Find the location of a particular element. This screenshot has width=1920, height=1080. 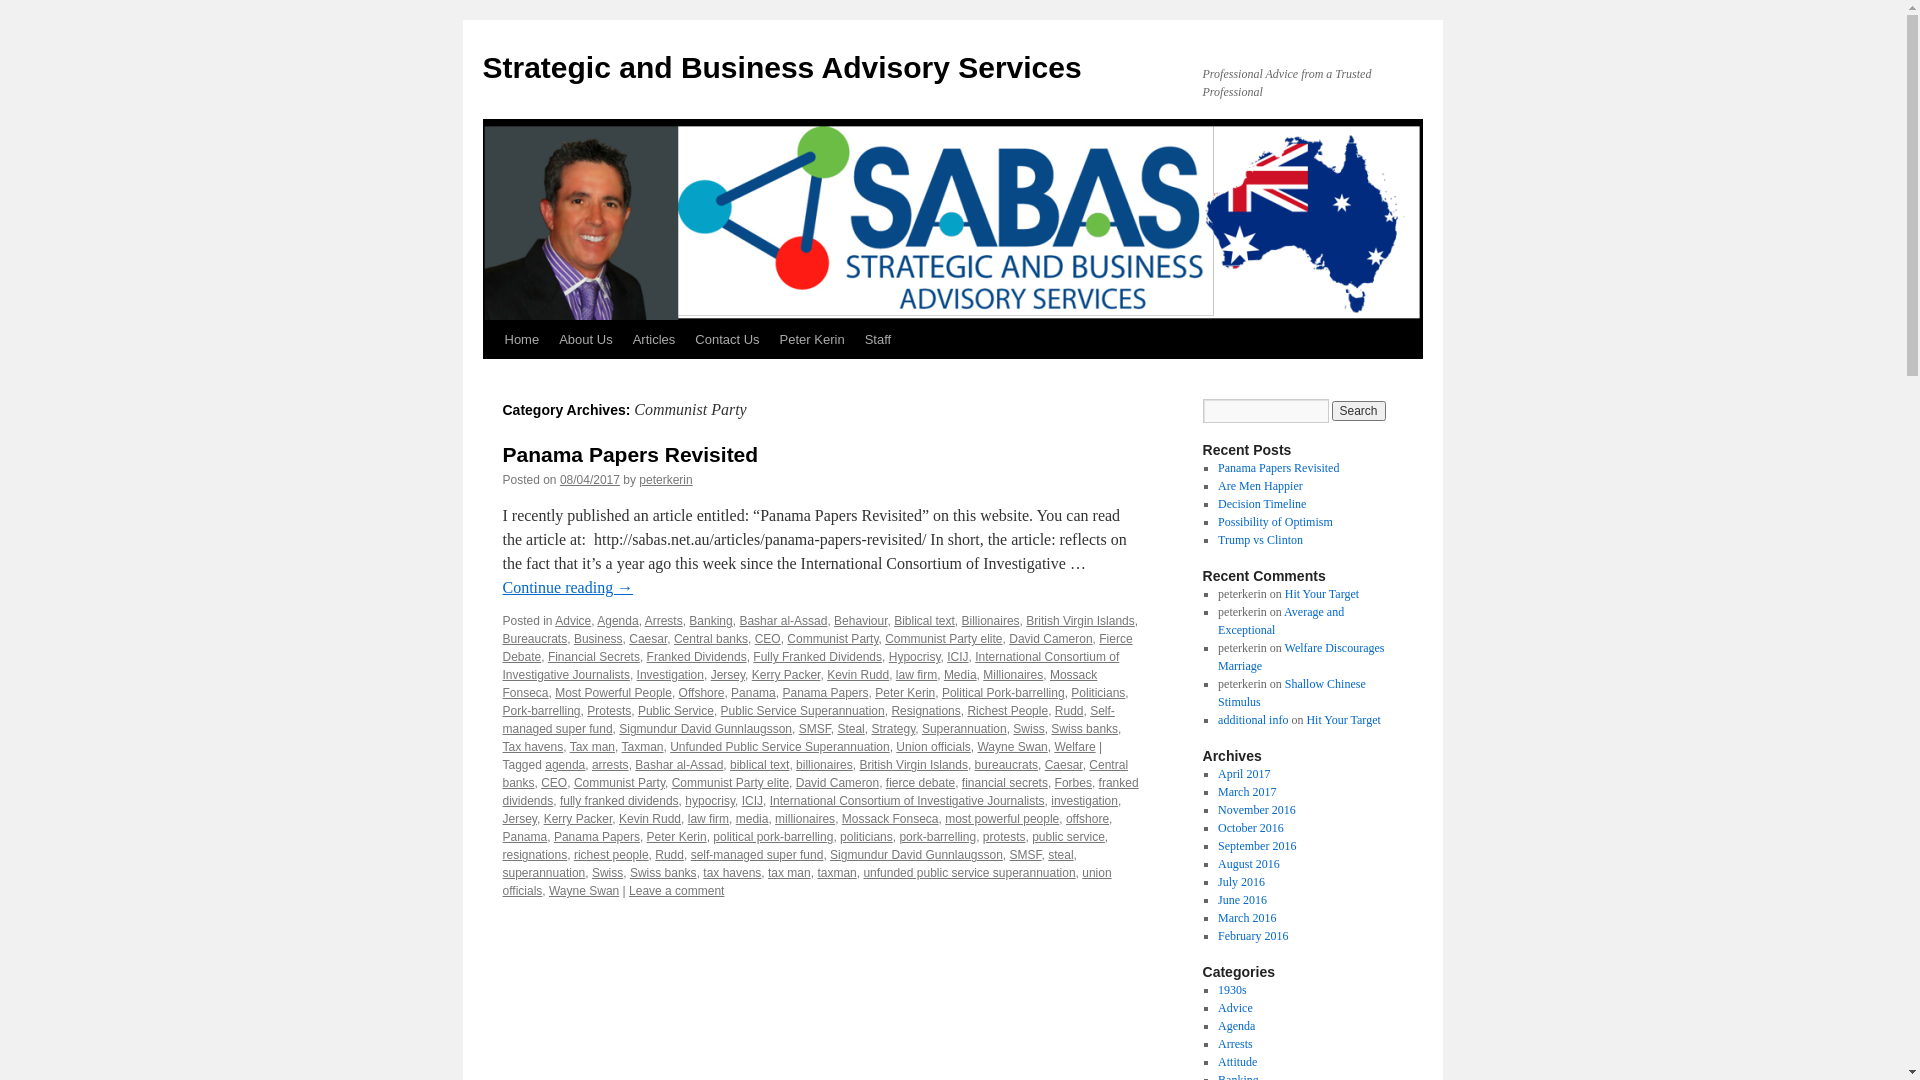

'November 2016' is located at coordinates (1256, 810).